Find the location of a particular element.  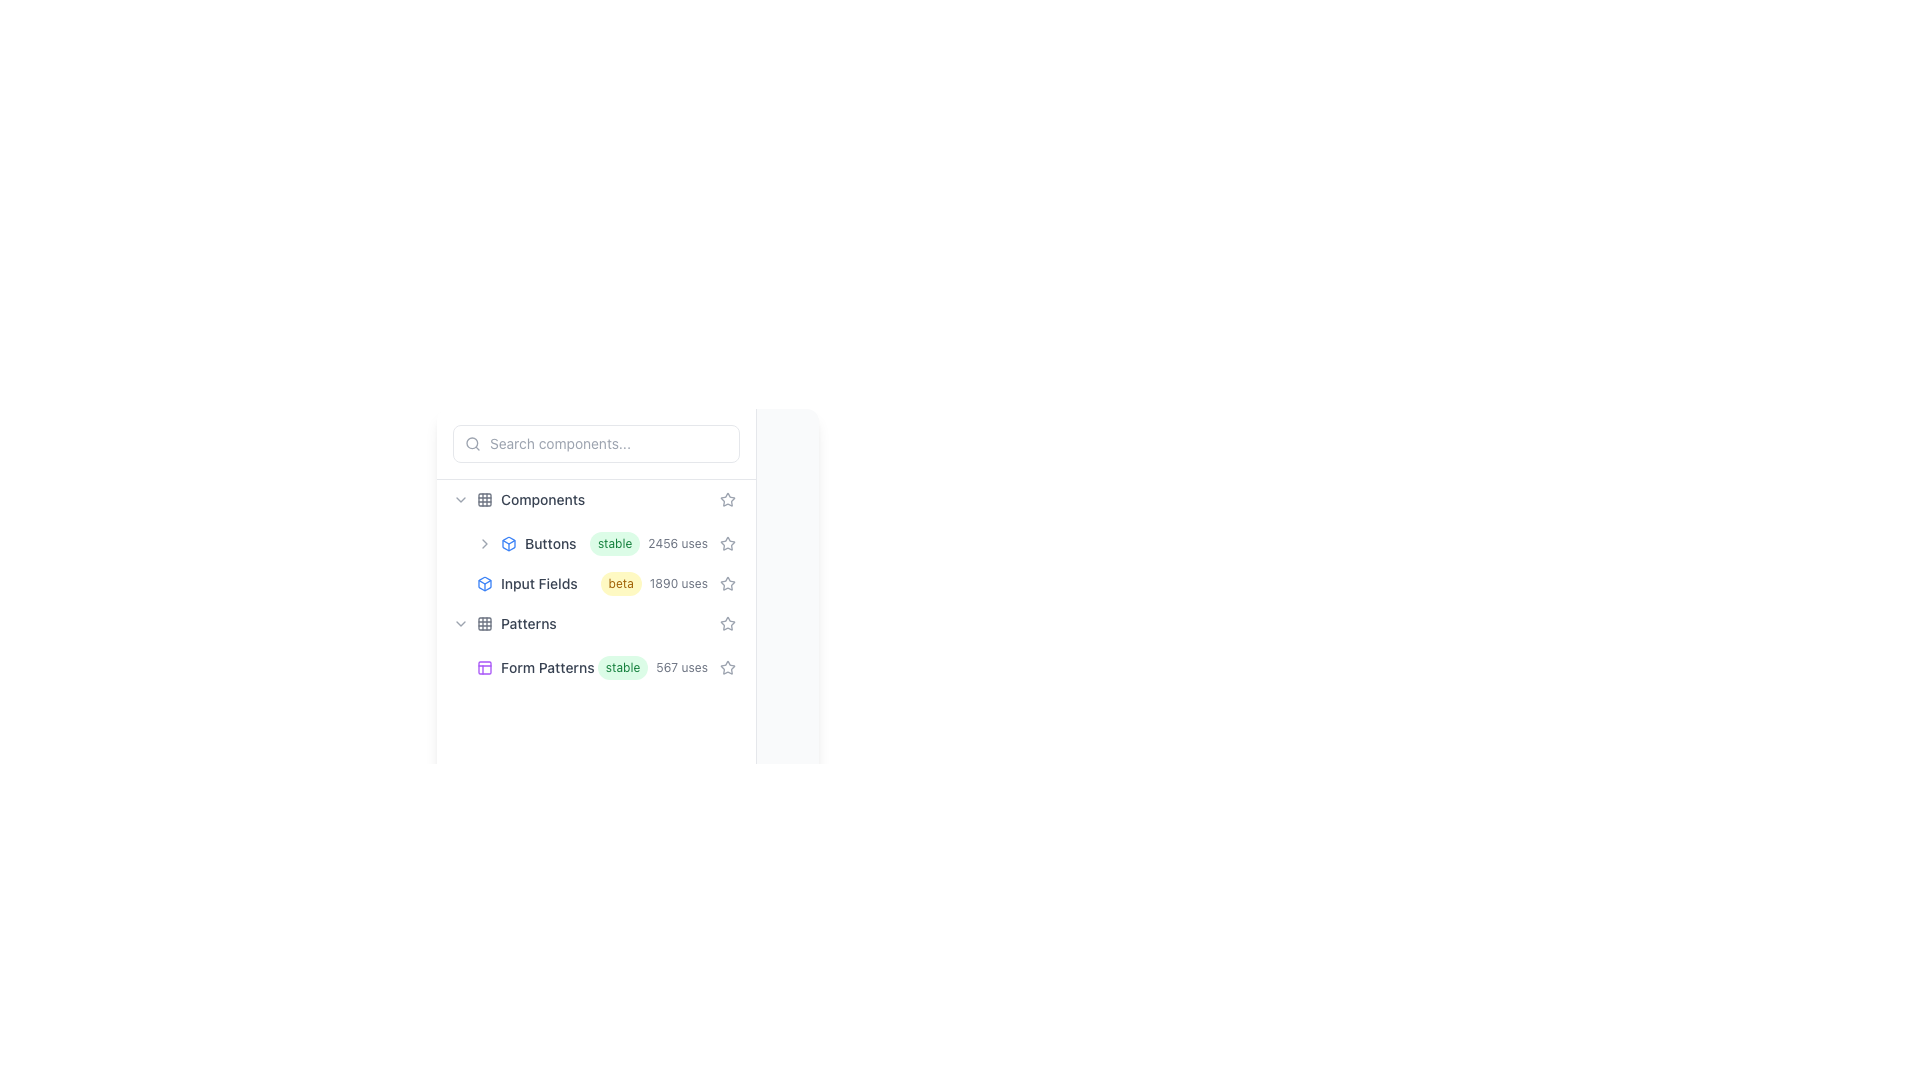

the list item labeled 'Buttons' with a blue icon and a green label 'stable' is located at coordinates (595, 543).